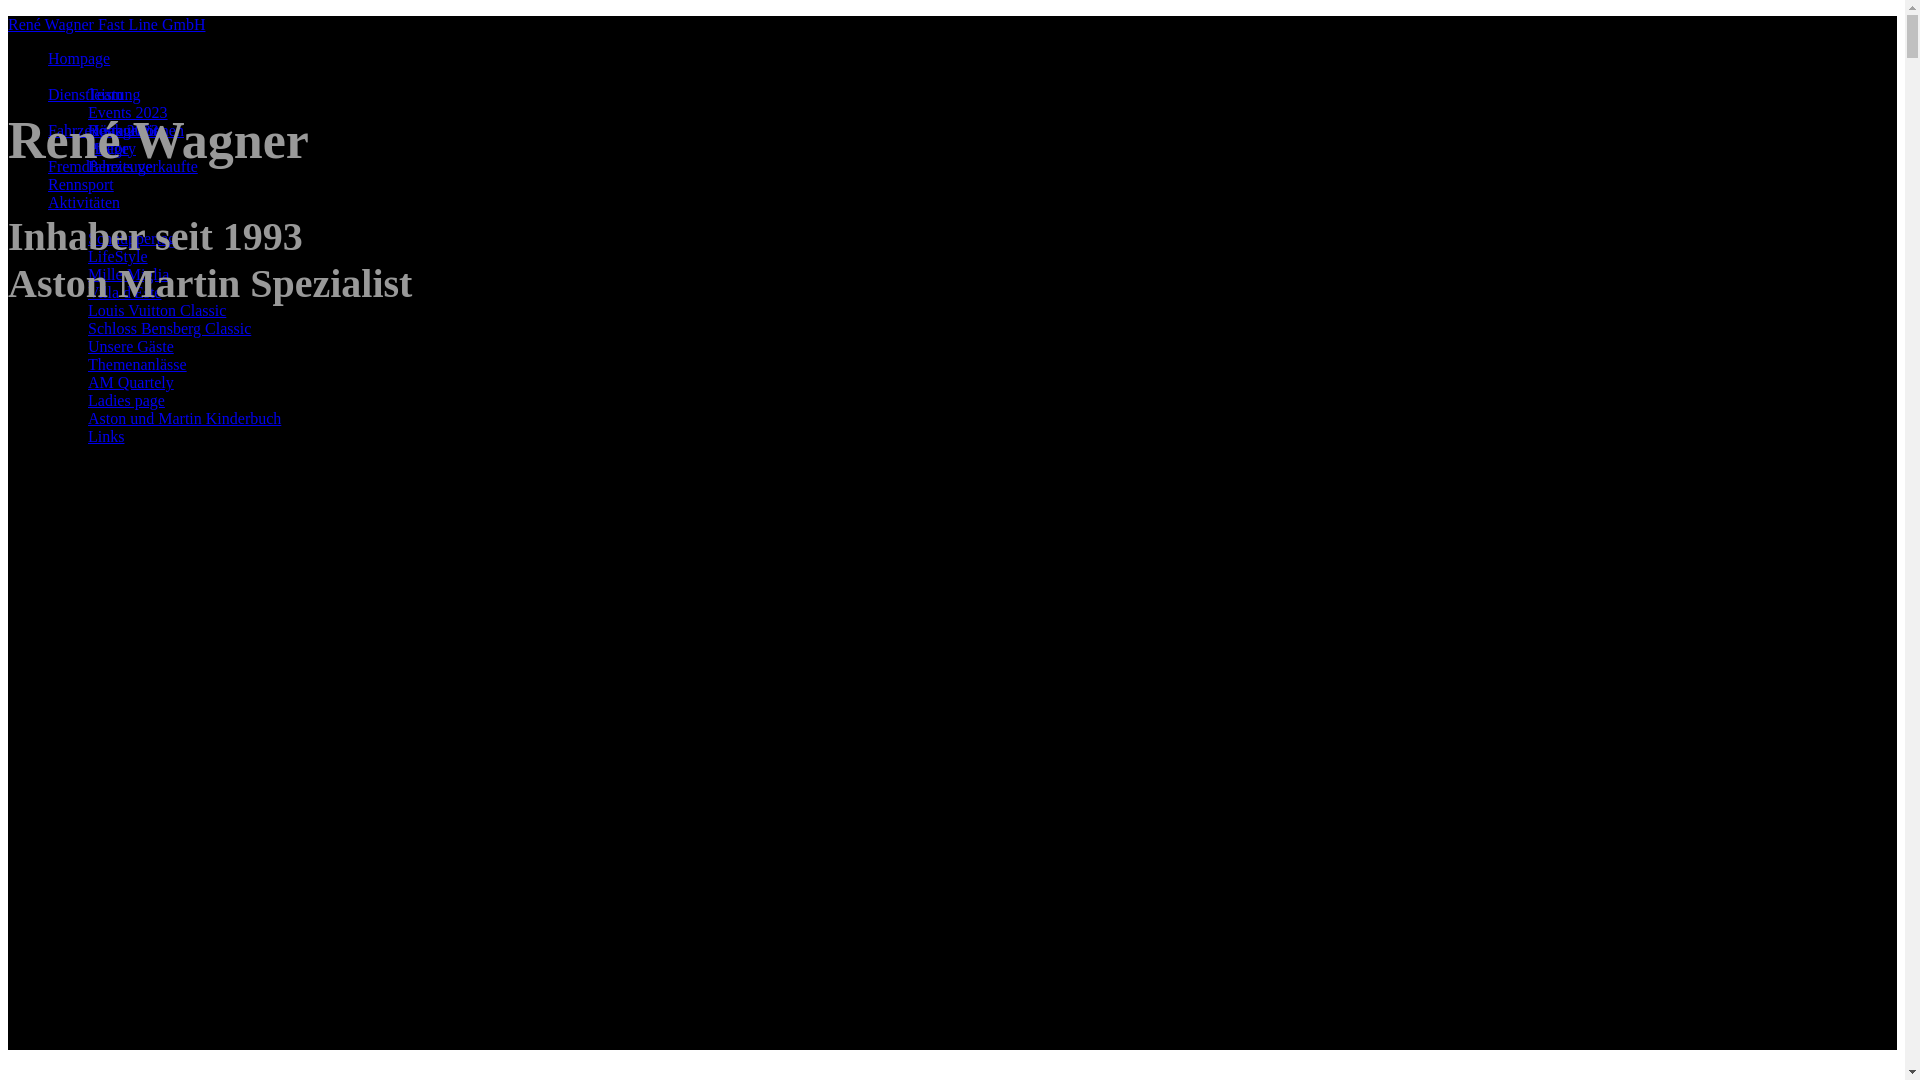 The image size is (1920, 1080). What do you see at coordinates (107, 147) in the screenshot?
I see `'Pflege'` at bounding box center [107, 147].